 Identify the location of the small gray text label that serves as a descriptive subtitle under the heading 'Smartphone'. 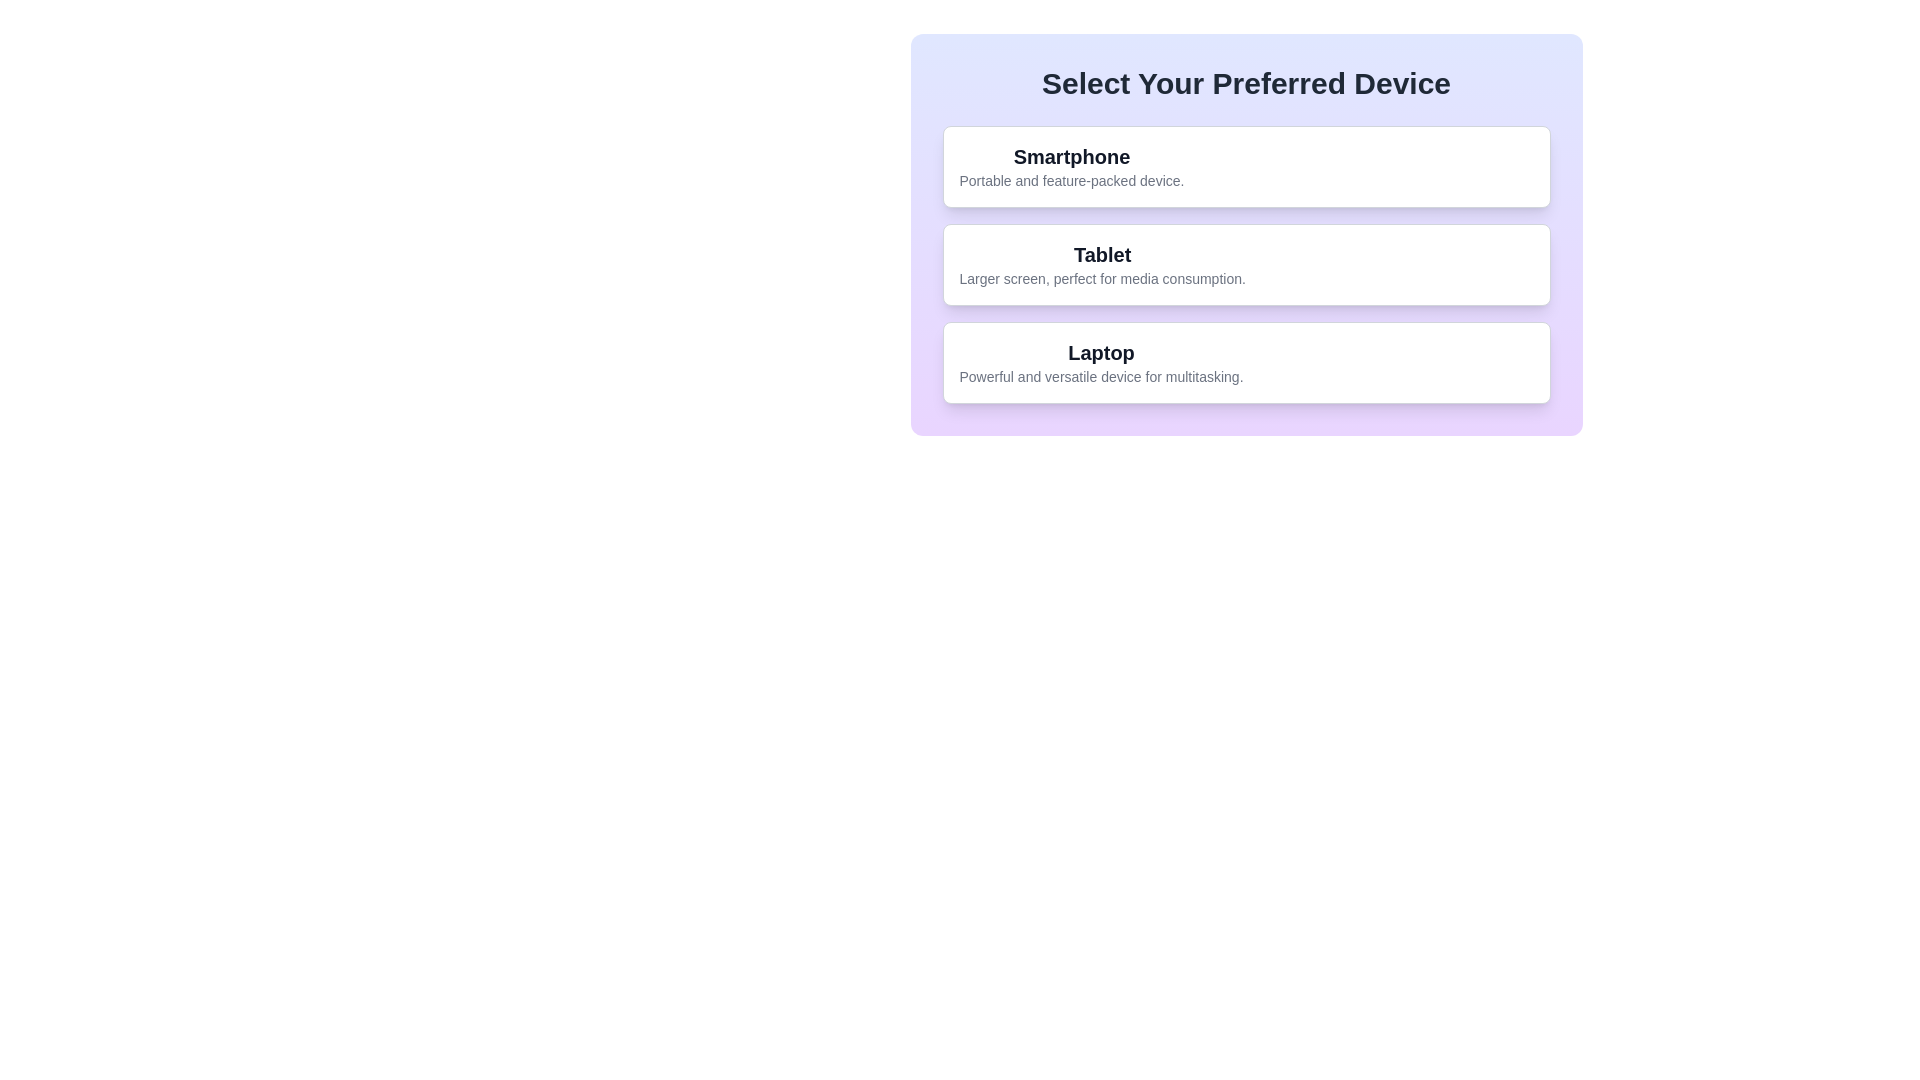
(1070, 181).